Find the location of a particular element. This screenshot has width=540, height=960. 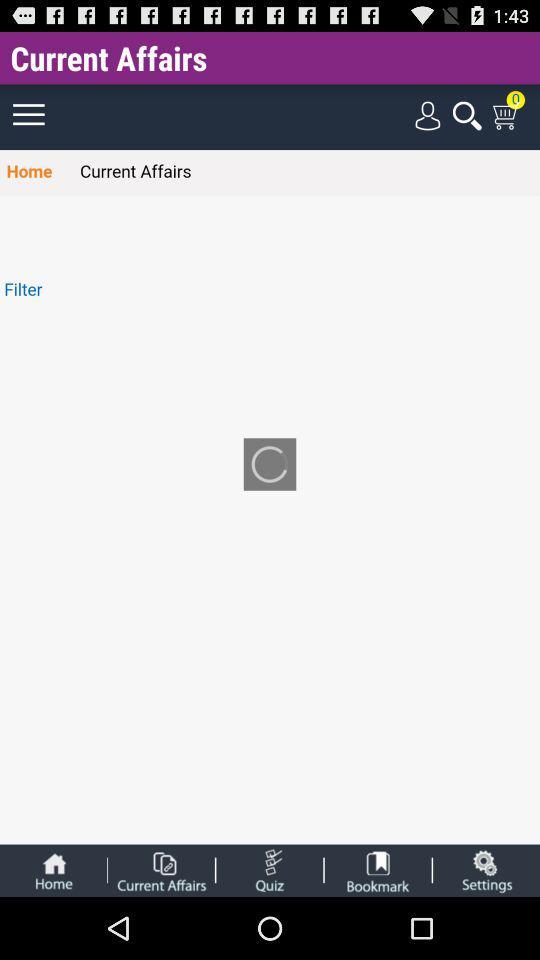

go back is located at coordinates (53, 869).